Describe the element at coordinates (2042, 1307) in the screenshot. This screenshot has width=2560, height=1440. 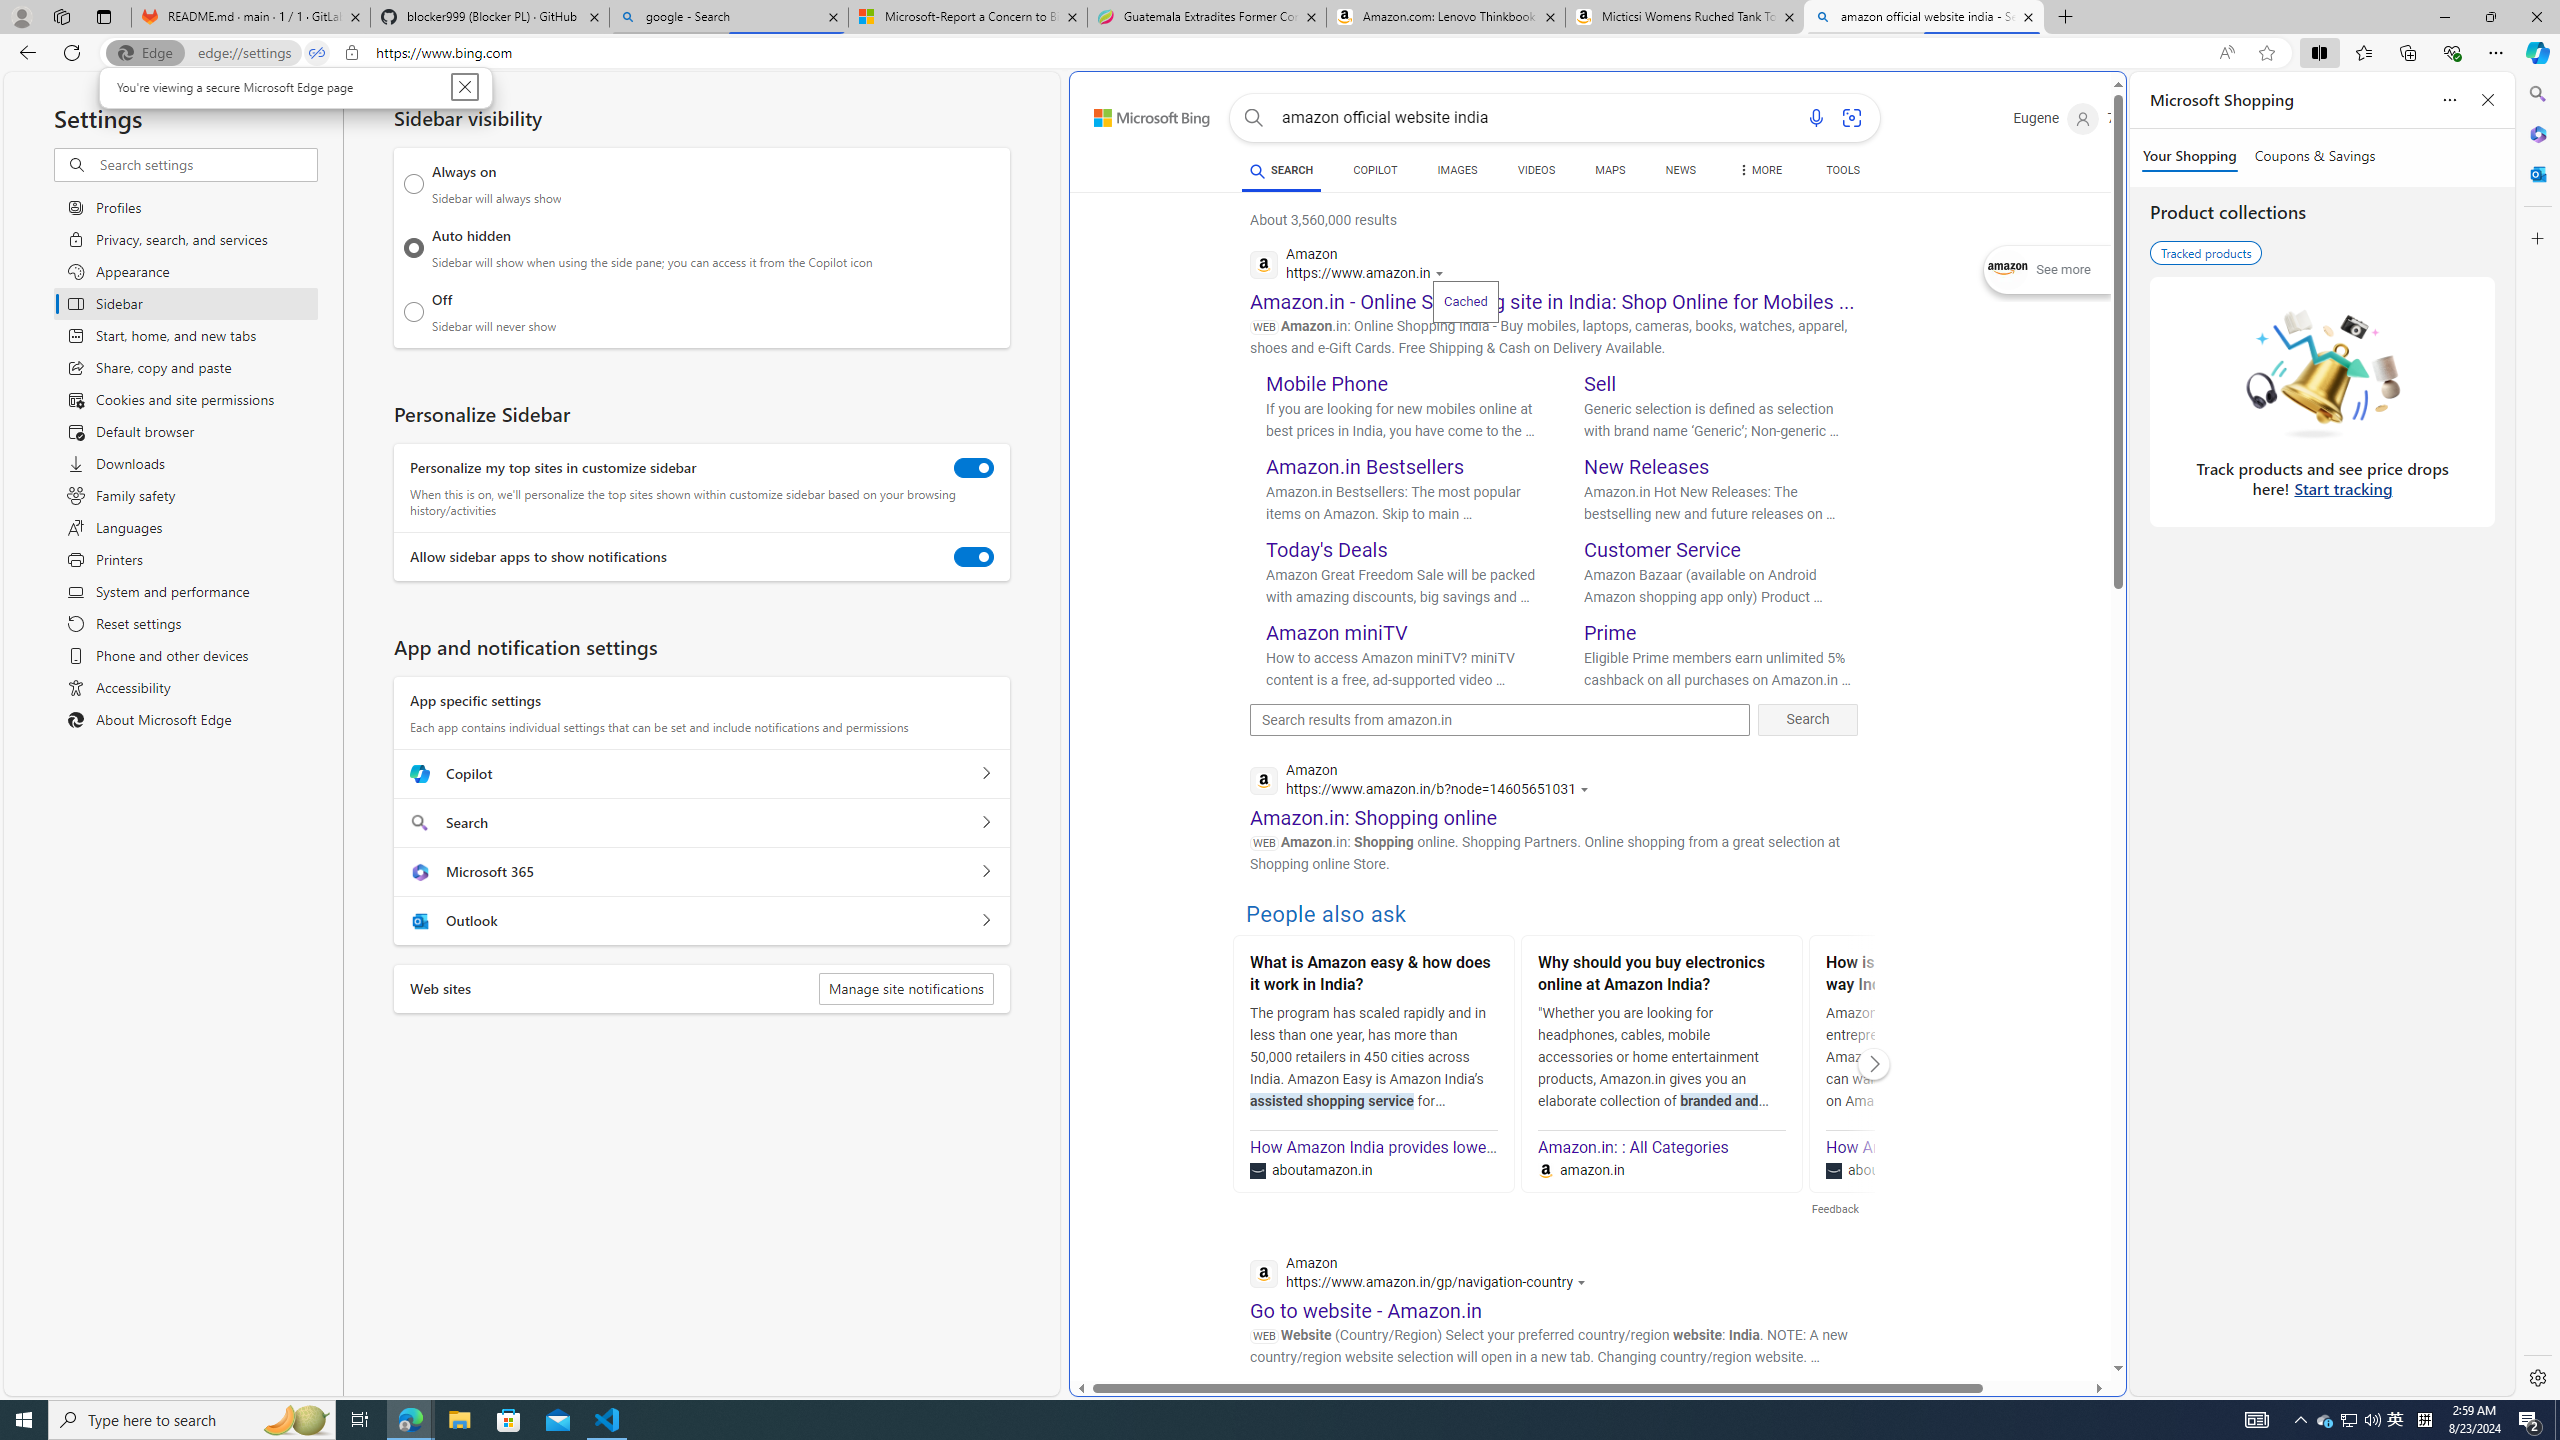
I see `'AutomationID: mfa_root'` at that location.